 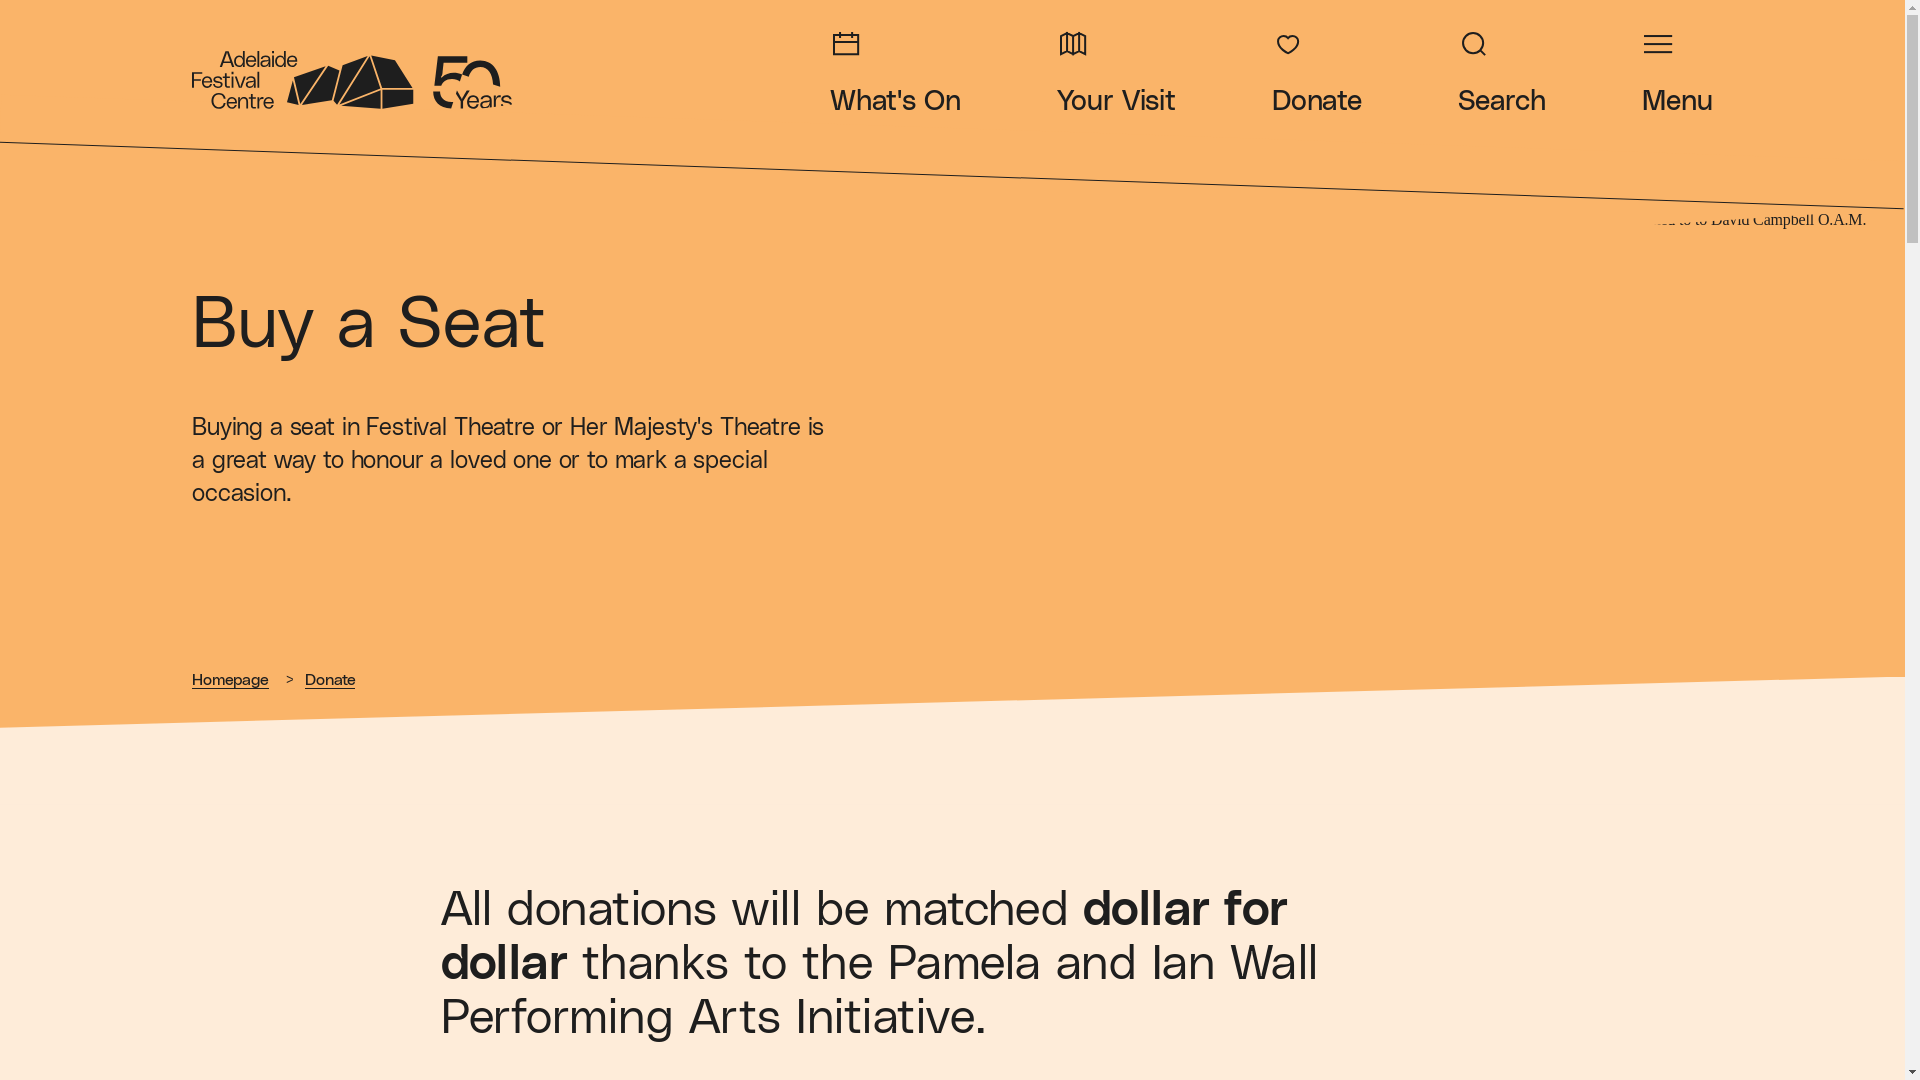 I want to click on 'Your Visit', so click(x=1114, y=71).